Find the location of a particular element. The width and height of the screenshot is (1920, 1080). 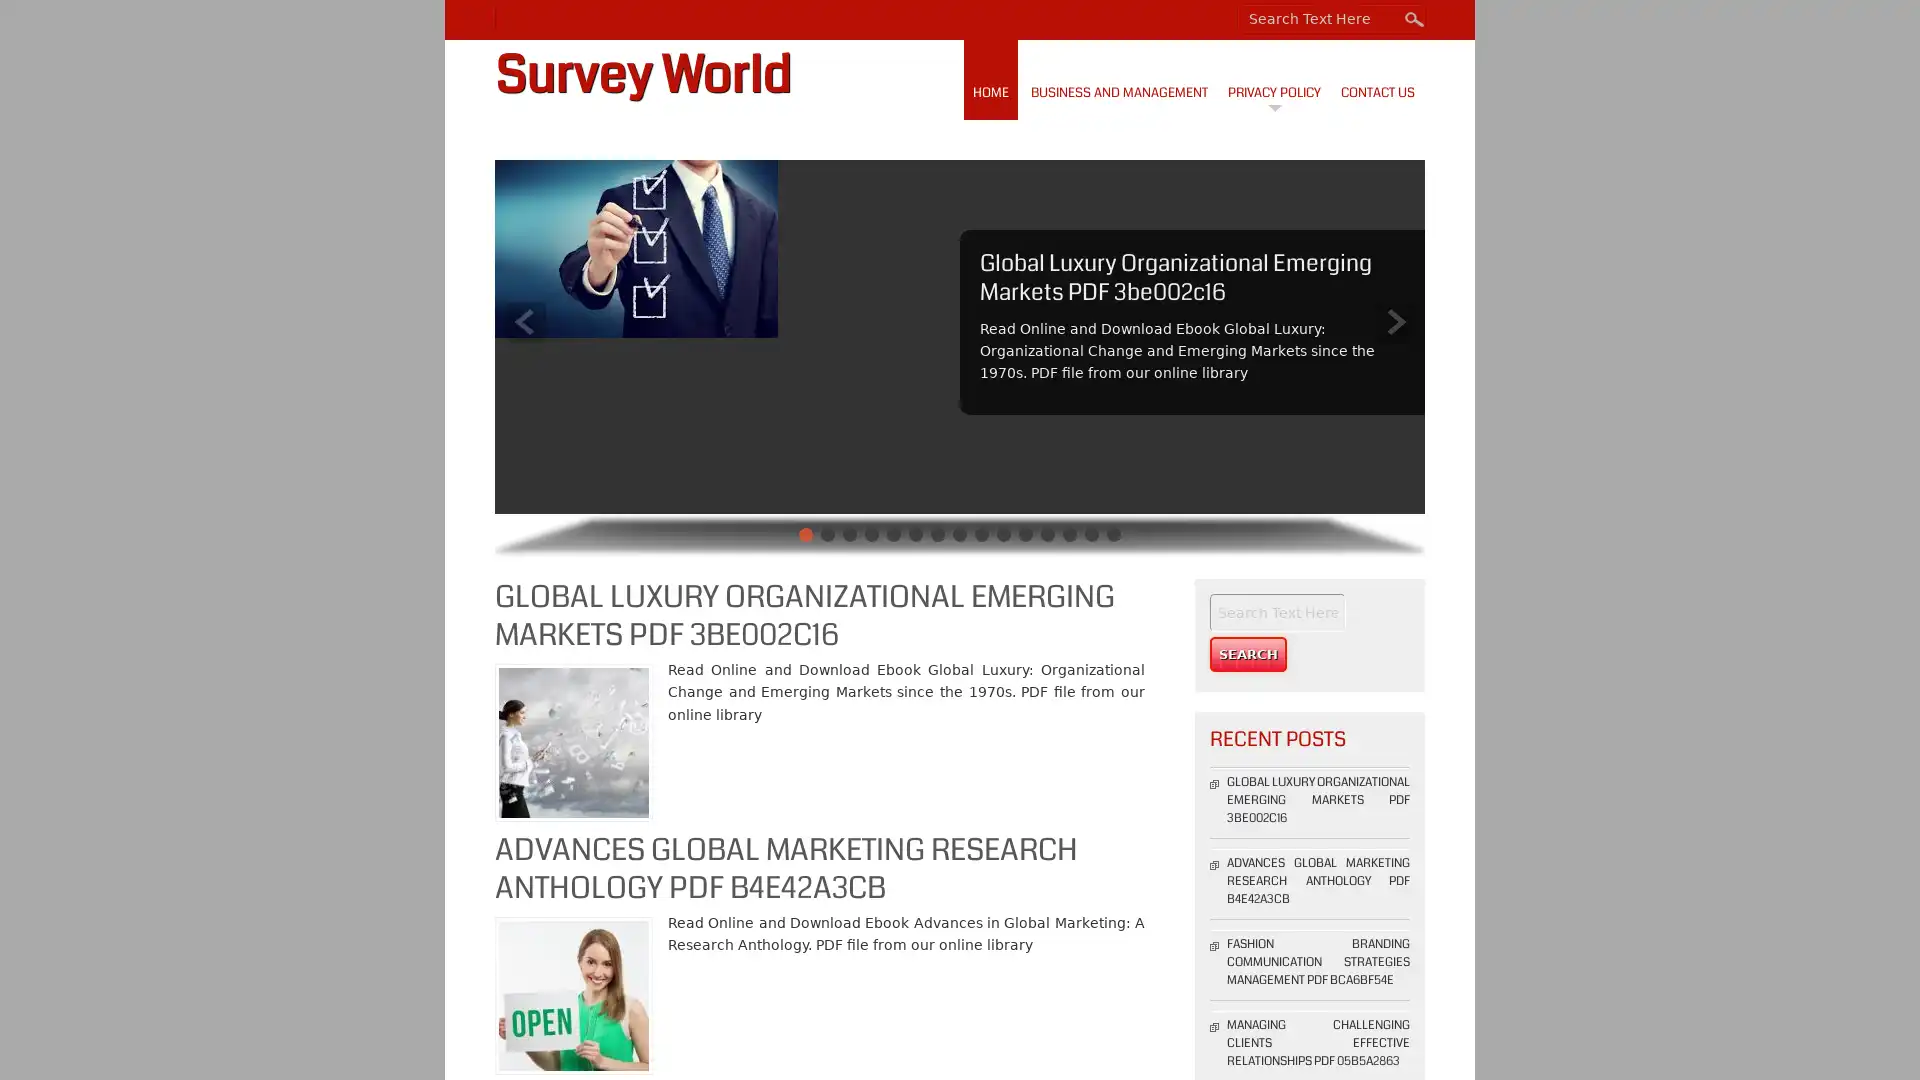

Search is located at coordinates (1247, 654).